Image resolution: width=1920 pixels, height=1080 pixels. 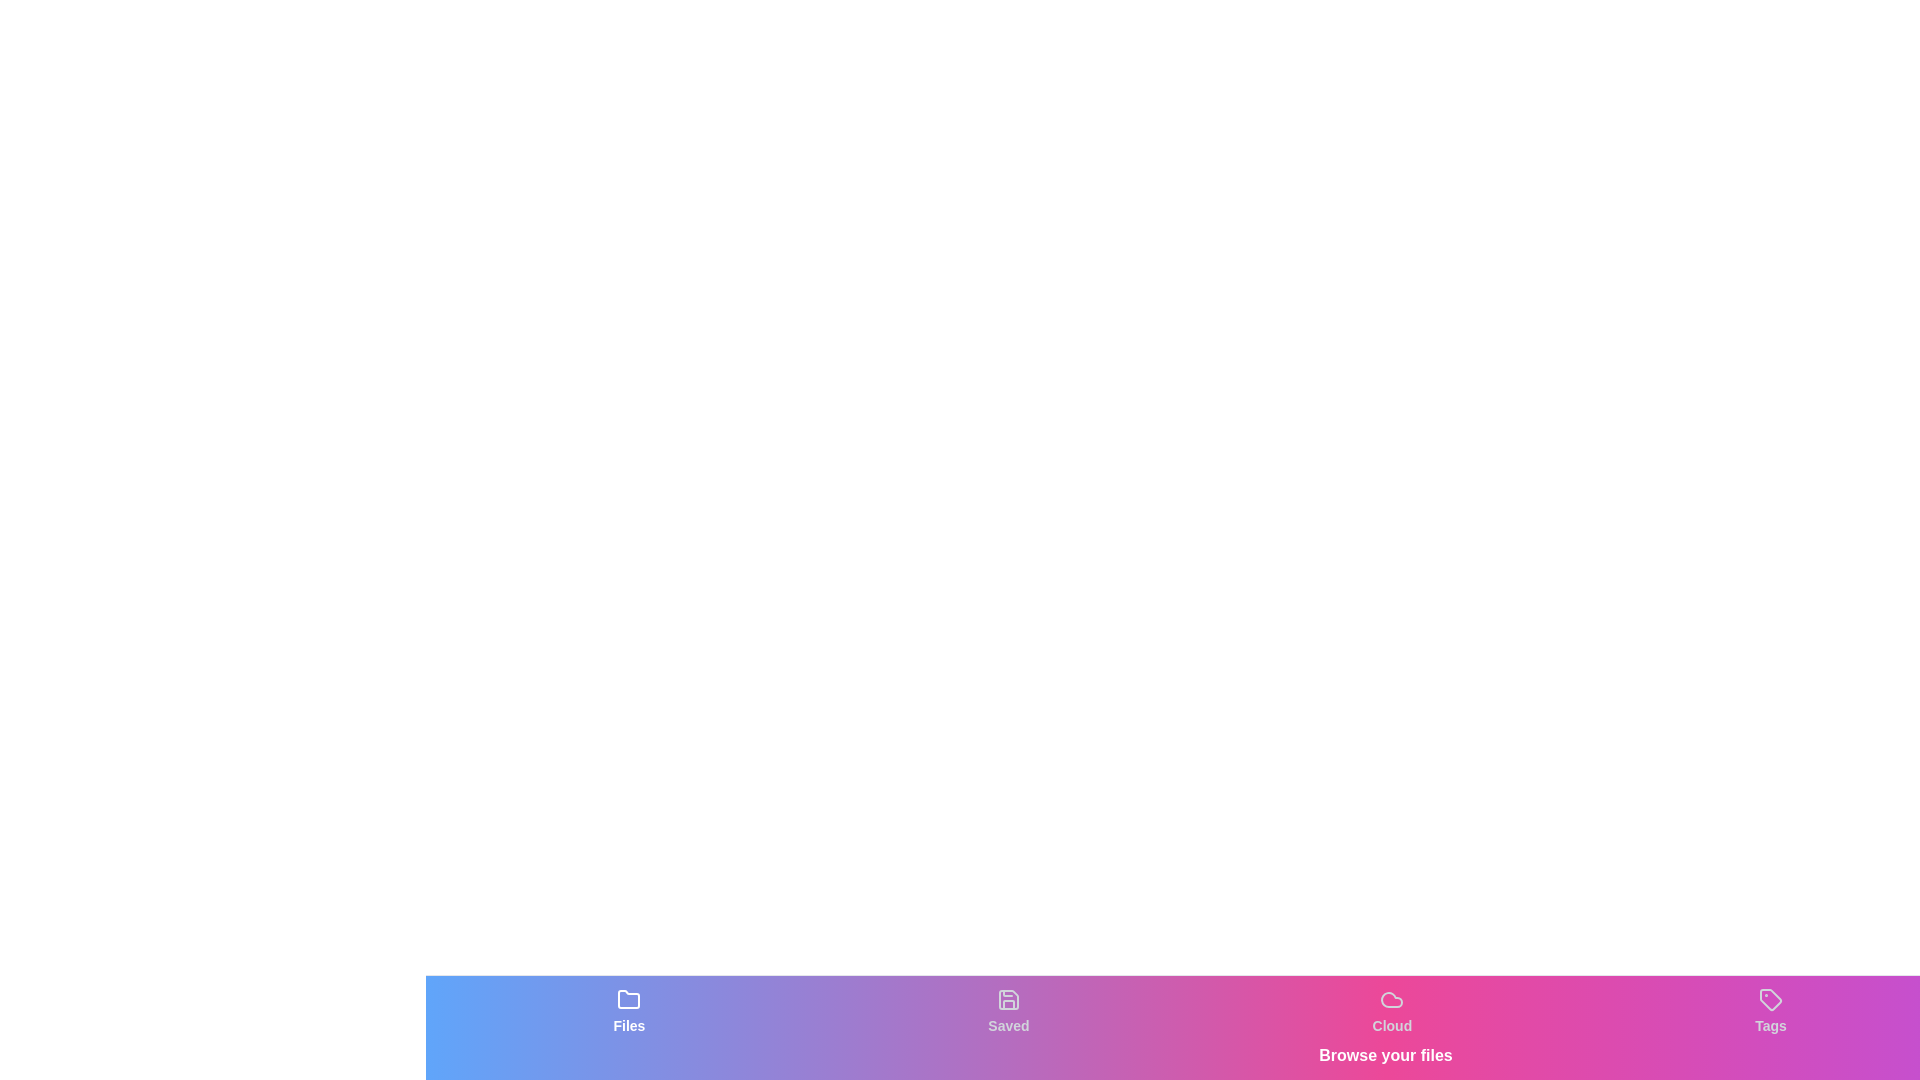 I want to click on the tab labeled Files, so click(x=627, y=1011).